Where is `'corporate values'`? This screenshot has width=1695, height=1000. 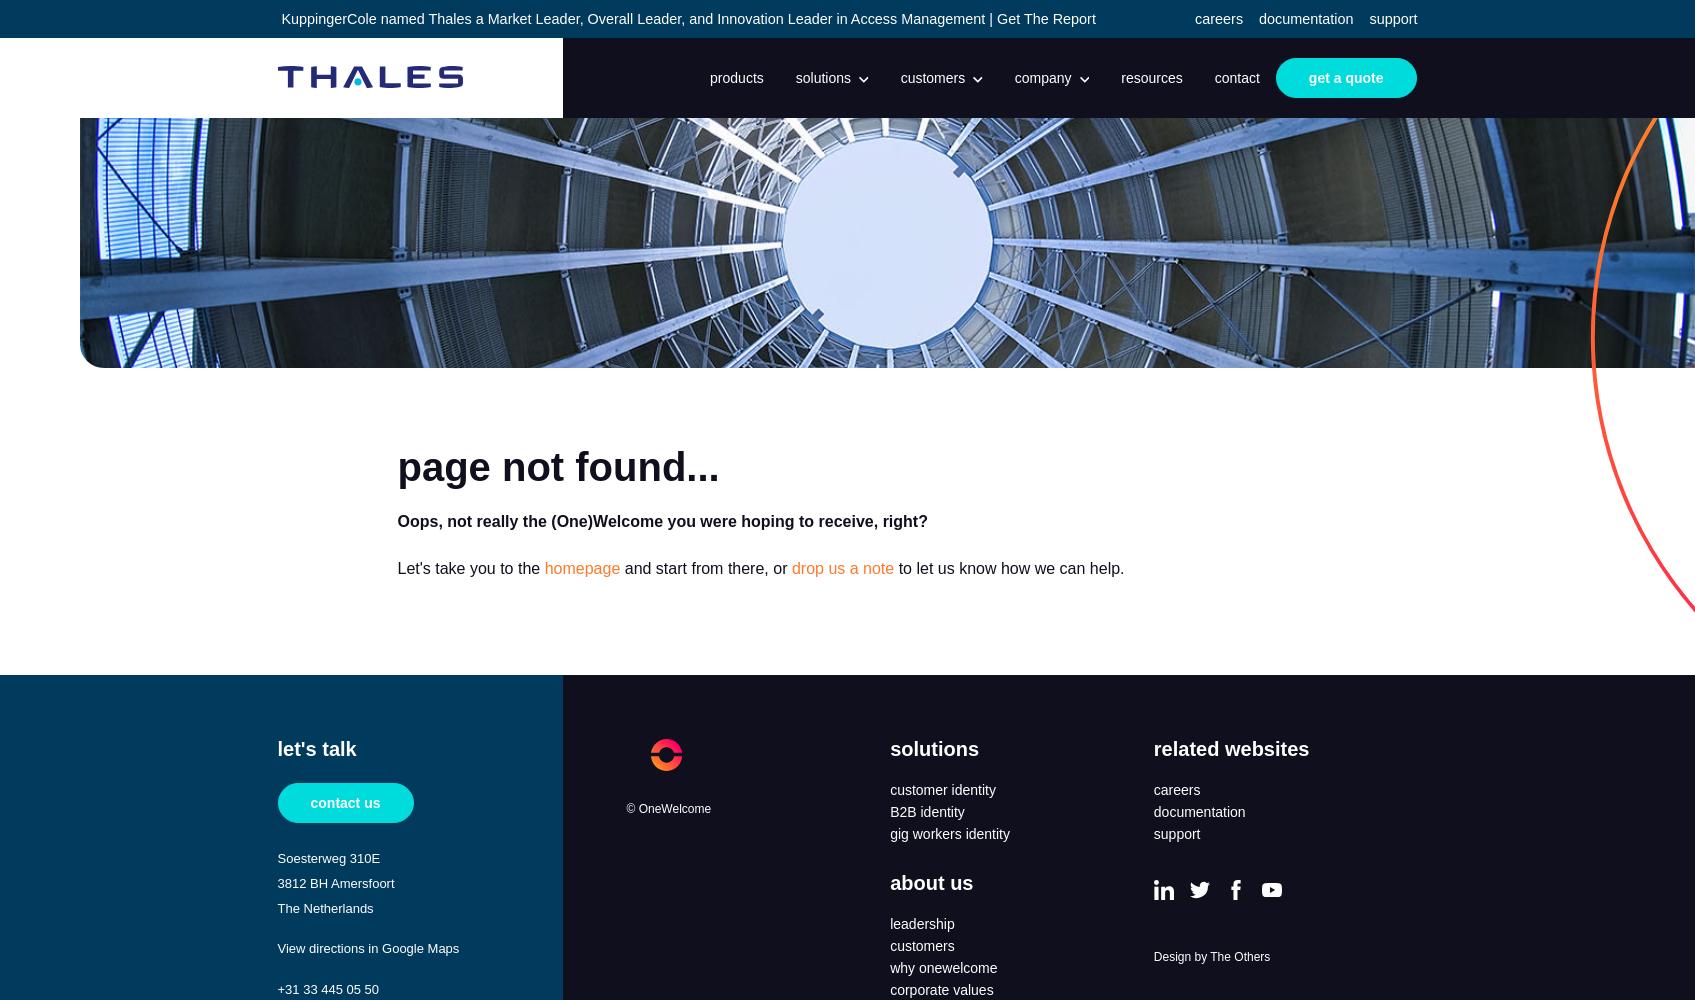
'corporate values' is located at coordinates (941, 989).